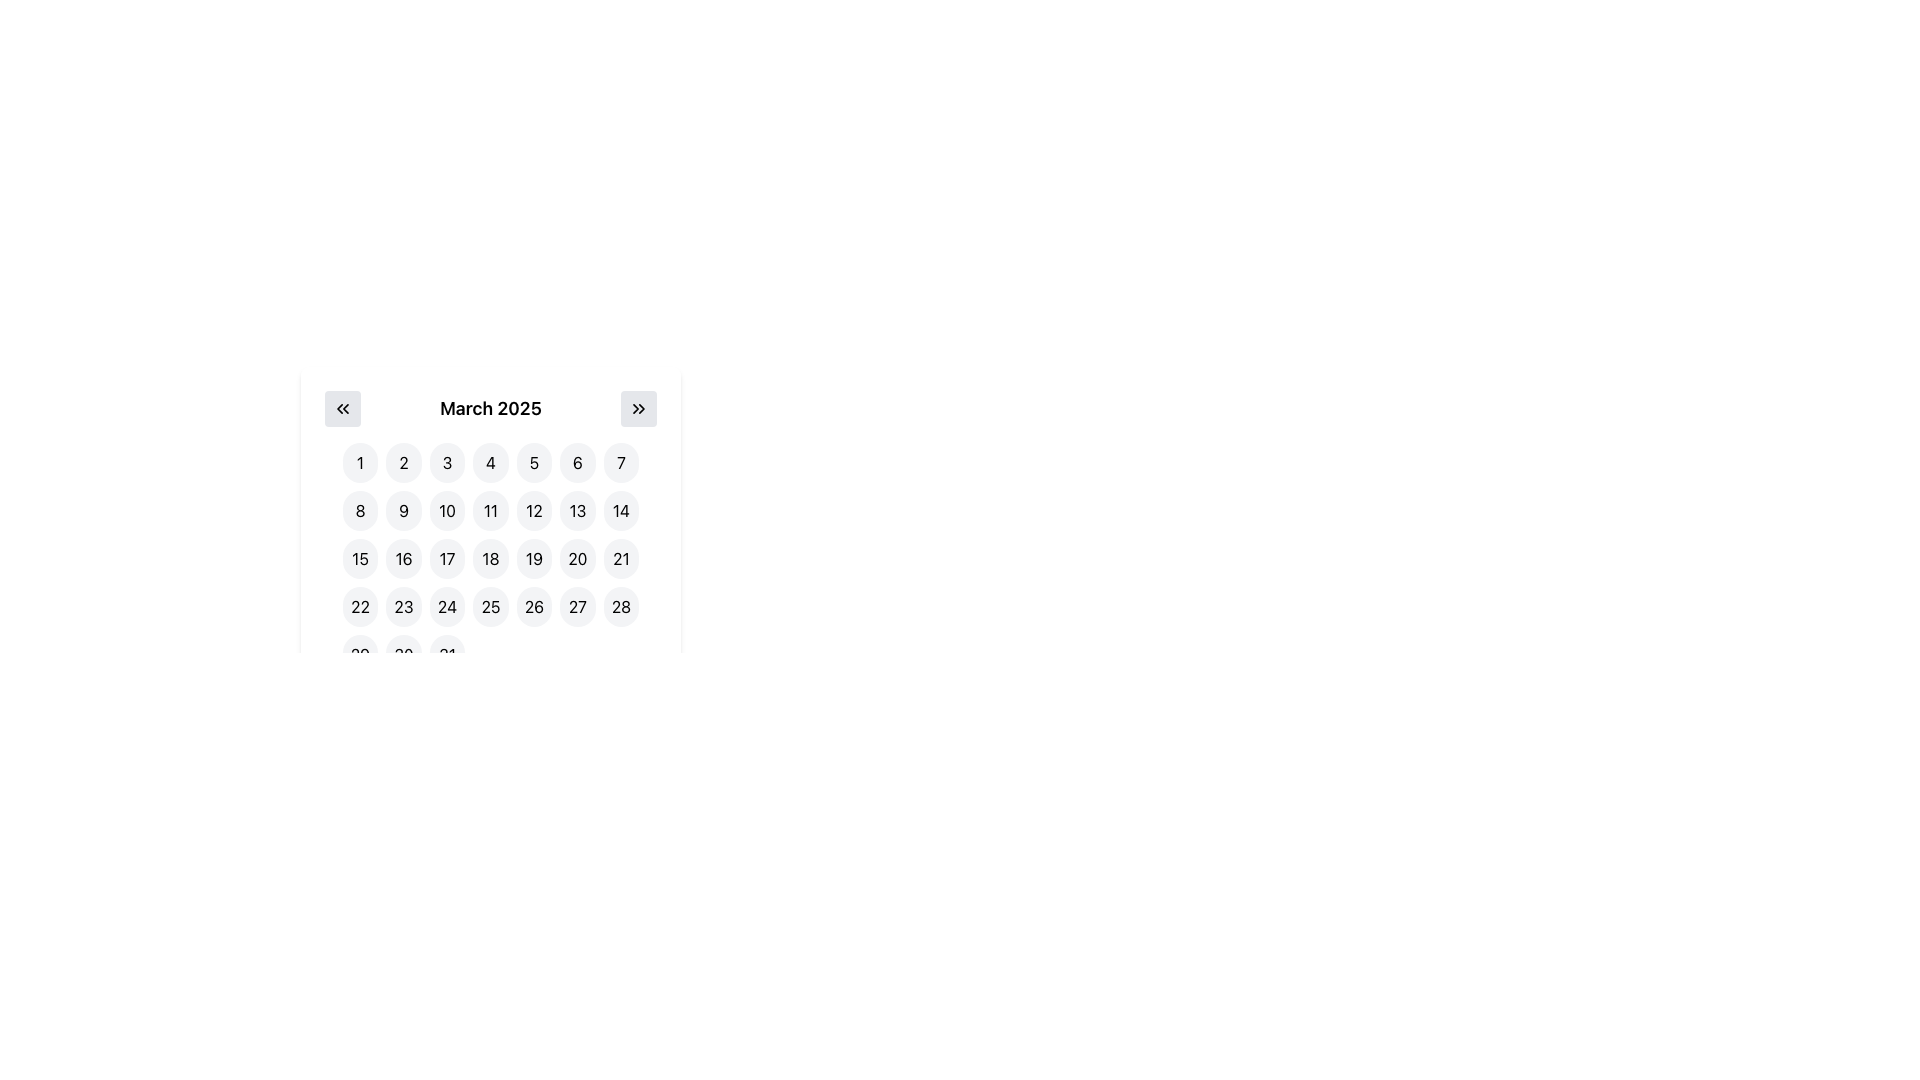 The image size is (1920, 1080). Describe the element at coordinates (490, 407) in the screenshot. I see `the text displaying the currently selected month and year in the calendar component, which is centrally located between the navigation buttons ('<<' and '>>')` at that location.